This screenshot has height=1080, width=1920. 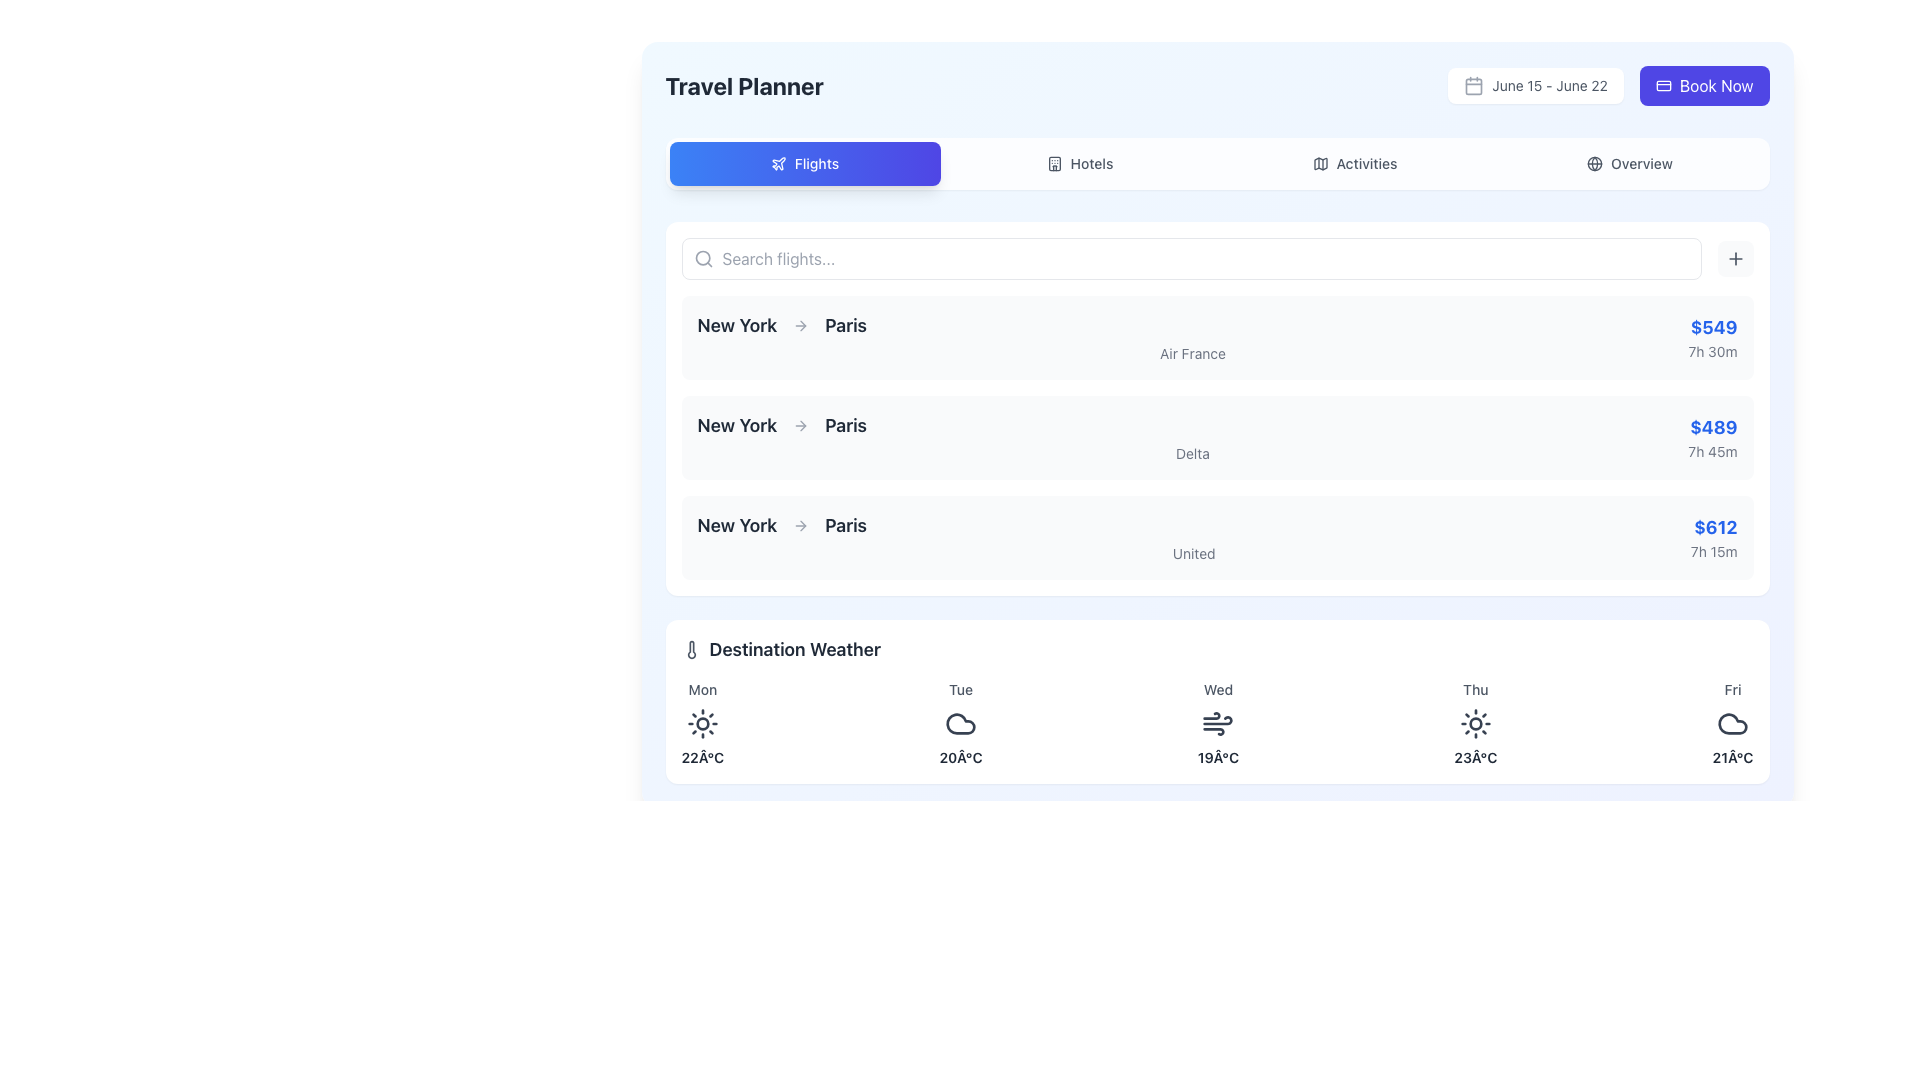 I want to click on the thermometer icon in the 'Destination Weather' section, located to the left of the title 'Destination Weather', so click(x=691, y=650).